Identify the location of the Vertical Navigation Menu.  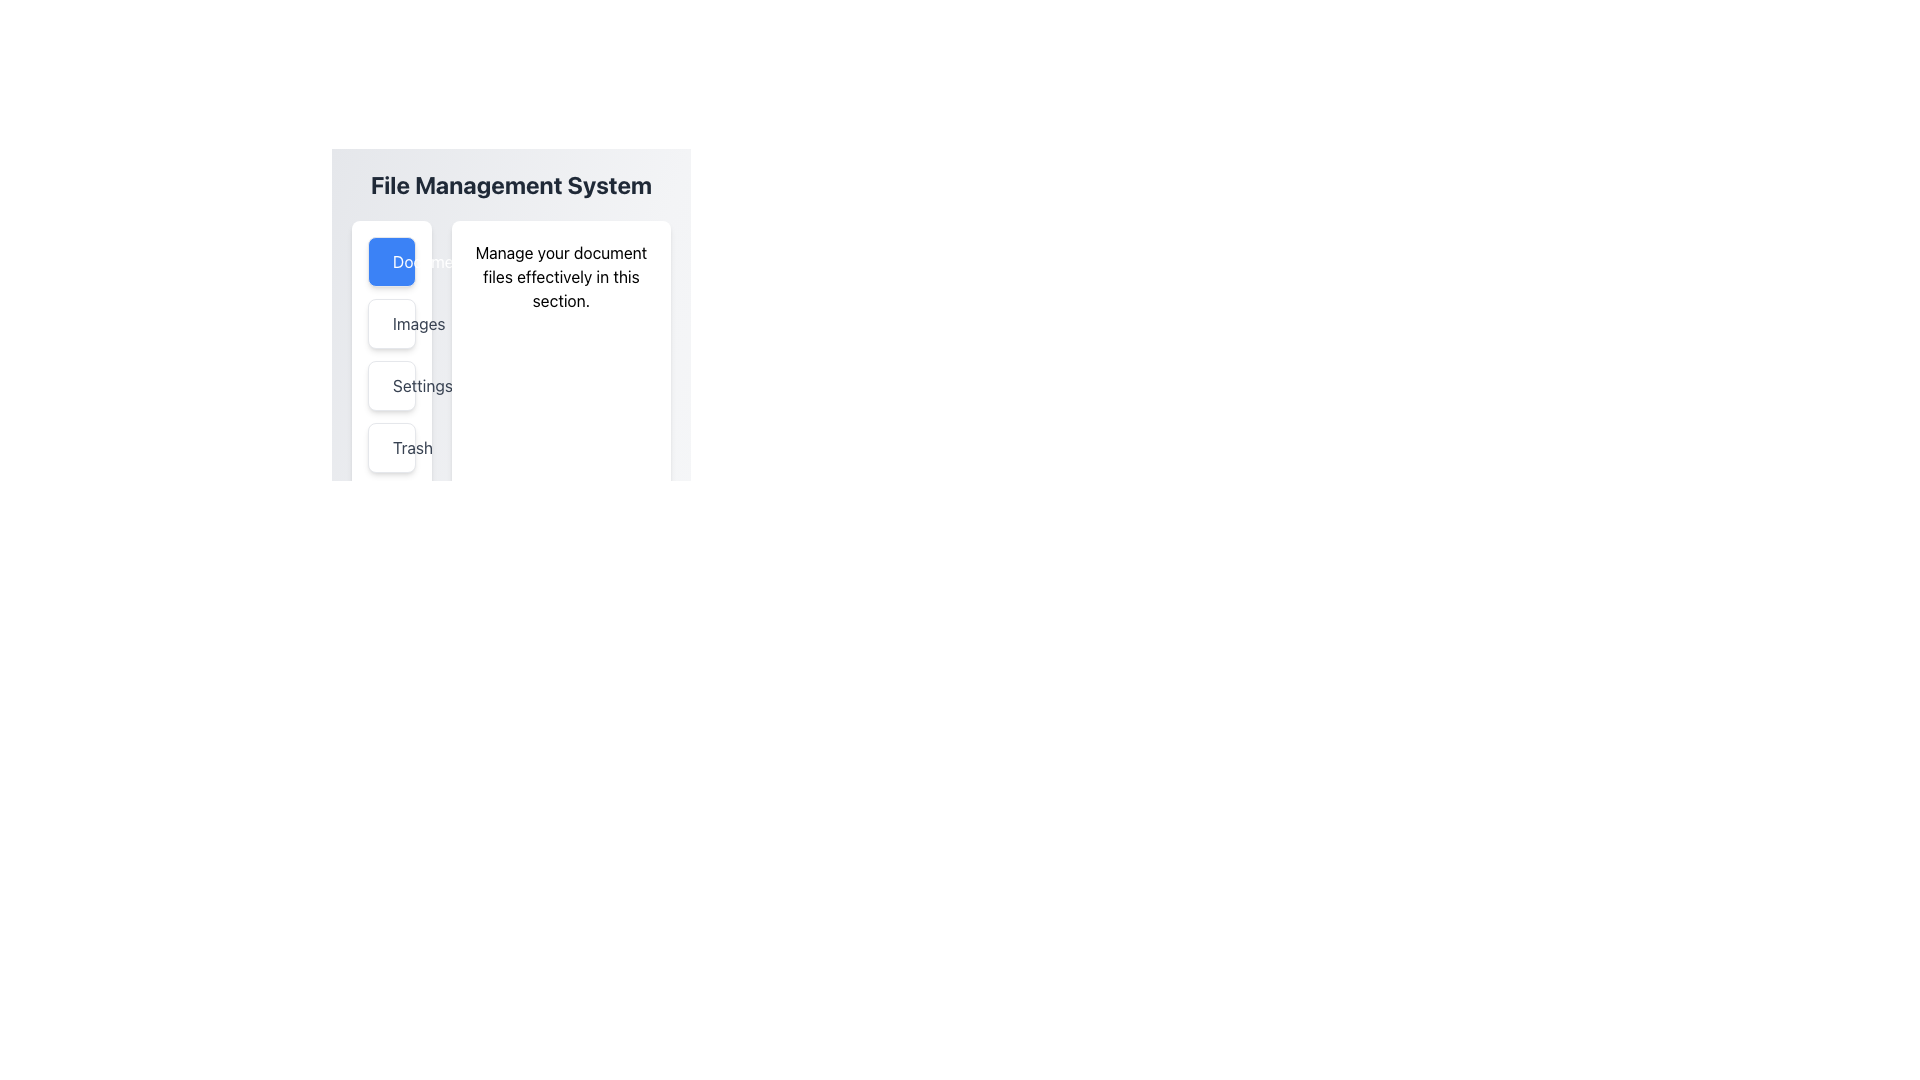
(391, 353).